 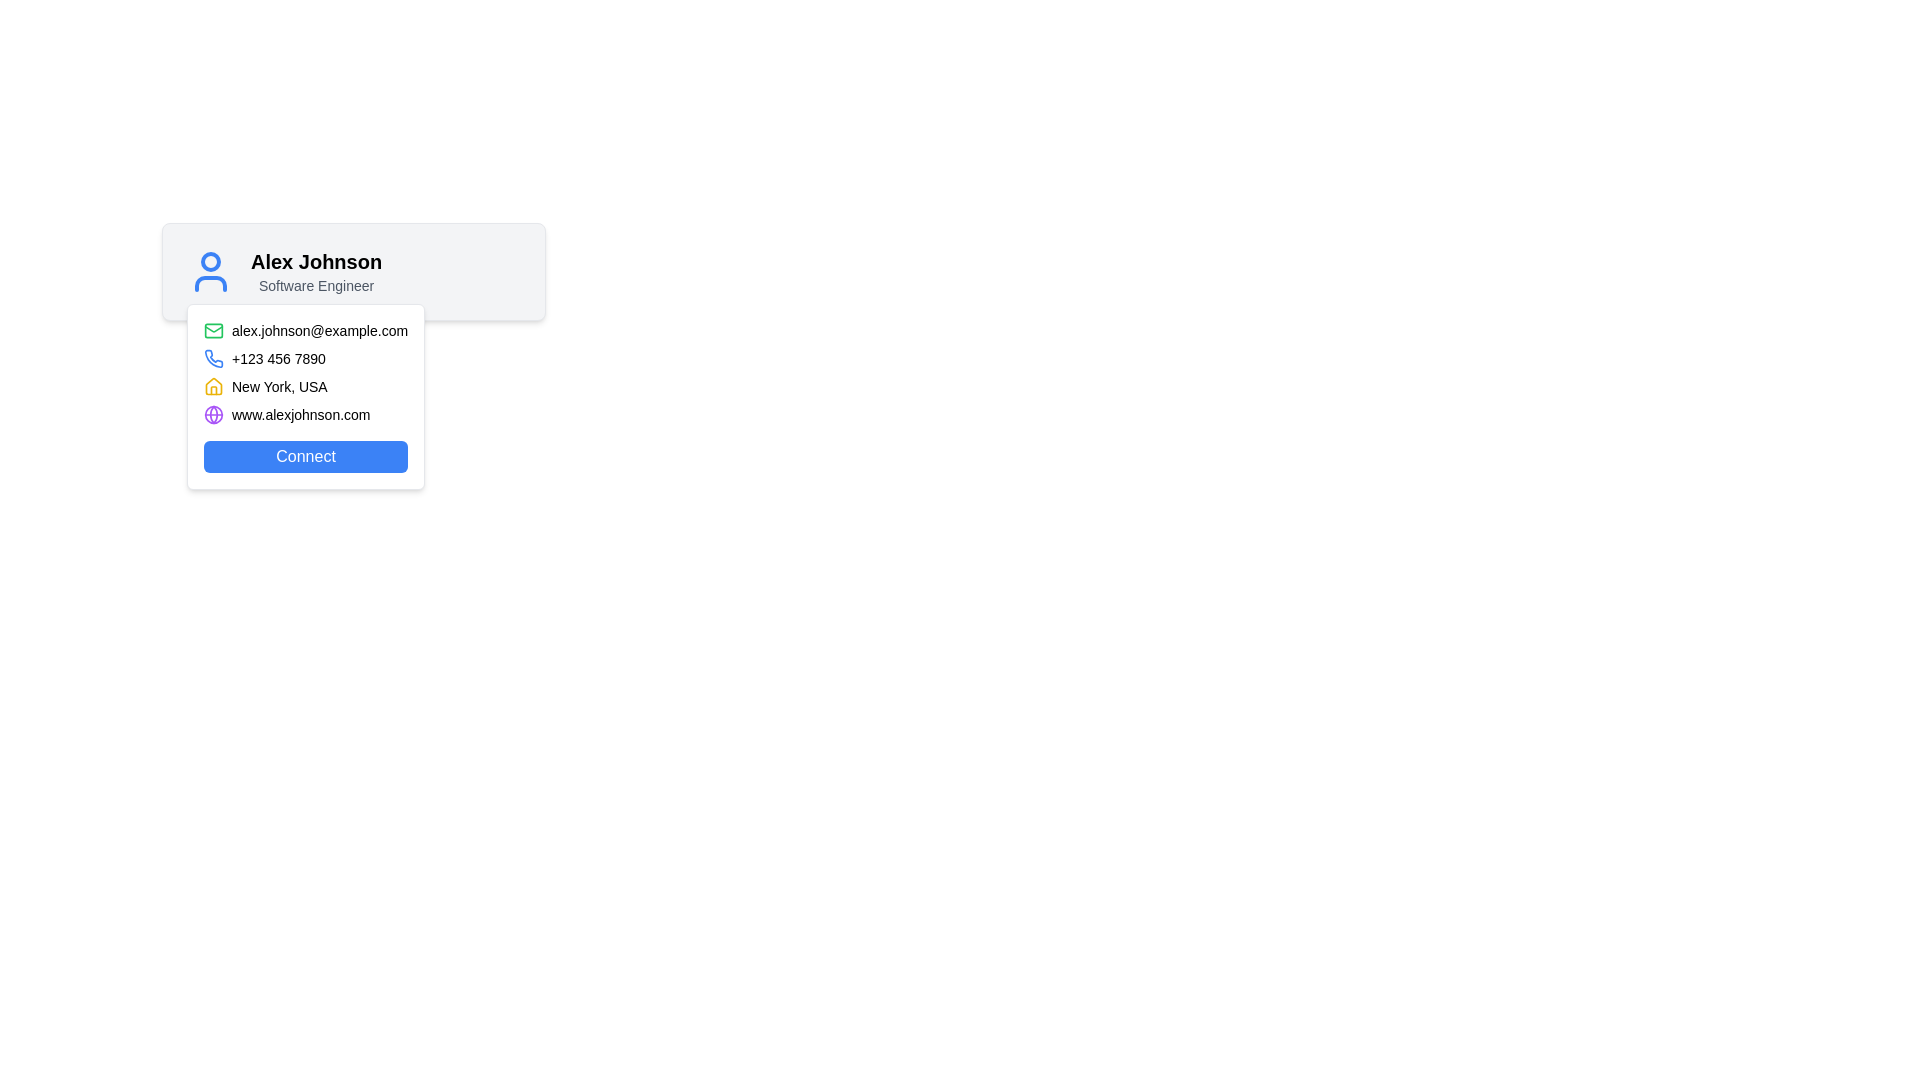 I want to click on the green SVG envelope icon positioned to the left of the email address 'alex.johnson@example.com', so click(x=214, y=330).